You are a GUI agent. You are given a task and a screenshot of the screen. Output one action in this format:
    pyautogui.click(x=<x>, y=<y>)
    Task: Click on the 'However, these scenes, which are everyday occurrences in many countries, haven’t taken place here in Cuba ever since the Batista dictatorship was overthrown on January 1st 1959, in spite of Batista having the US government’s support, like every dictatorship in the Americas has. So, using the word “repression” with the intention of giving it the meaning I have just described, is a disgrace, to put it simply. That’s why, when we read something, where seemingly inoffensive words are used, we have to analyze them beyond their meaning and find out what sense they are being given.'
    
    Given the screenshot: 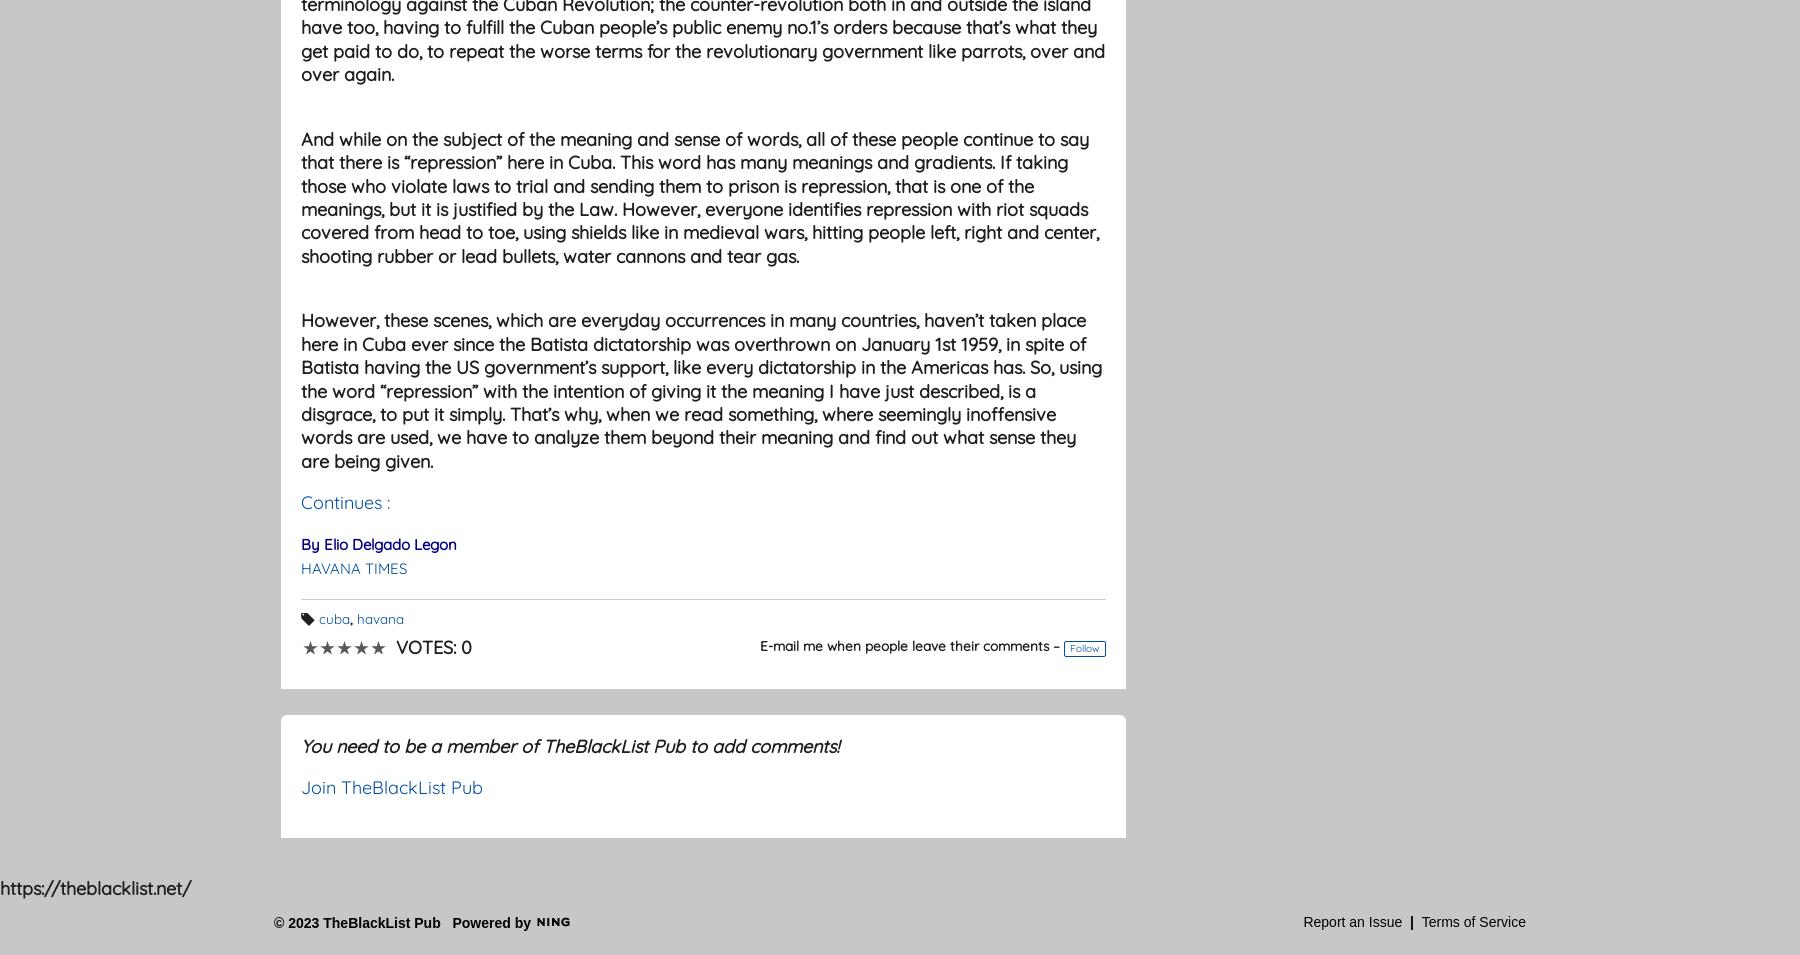 What is the action you would take?
    pyautogui.click(x=700, y=389)
    